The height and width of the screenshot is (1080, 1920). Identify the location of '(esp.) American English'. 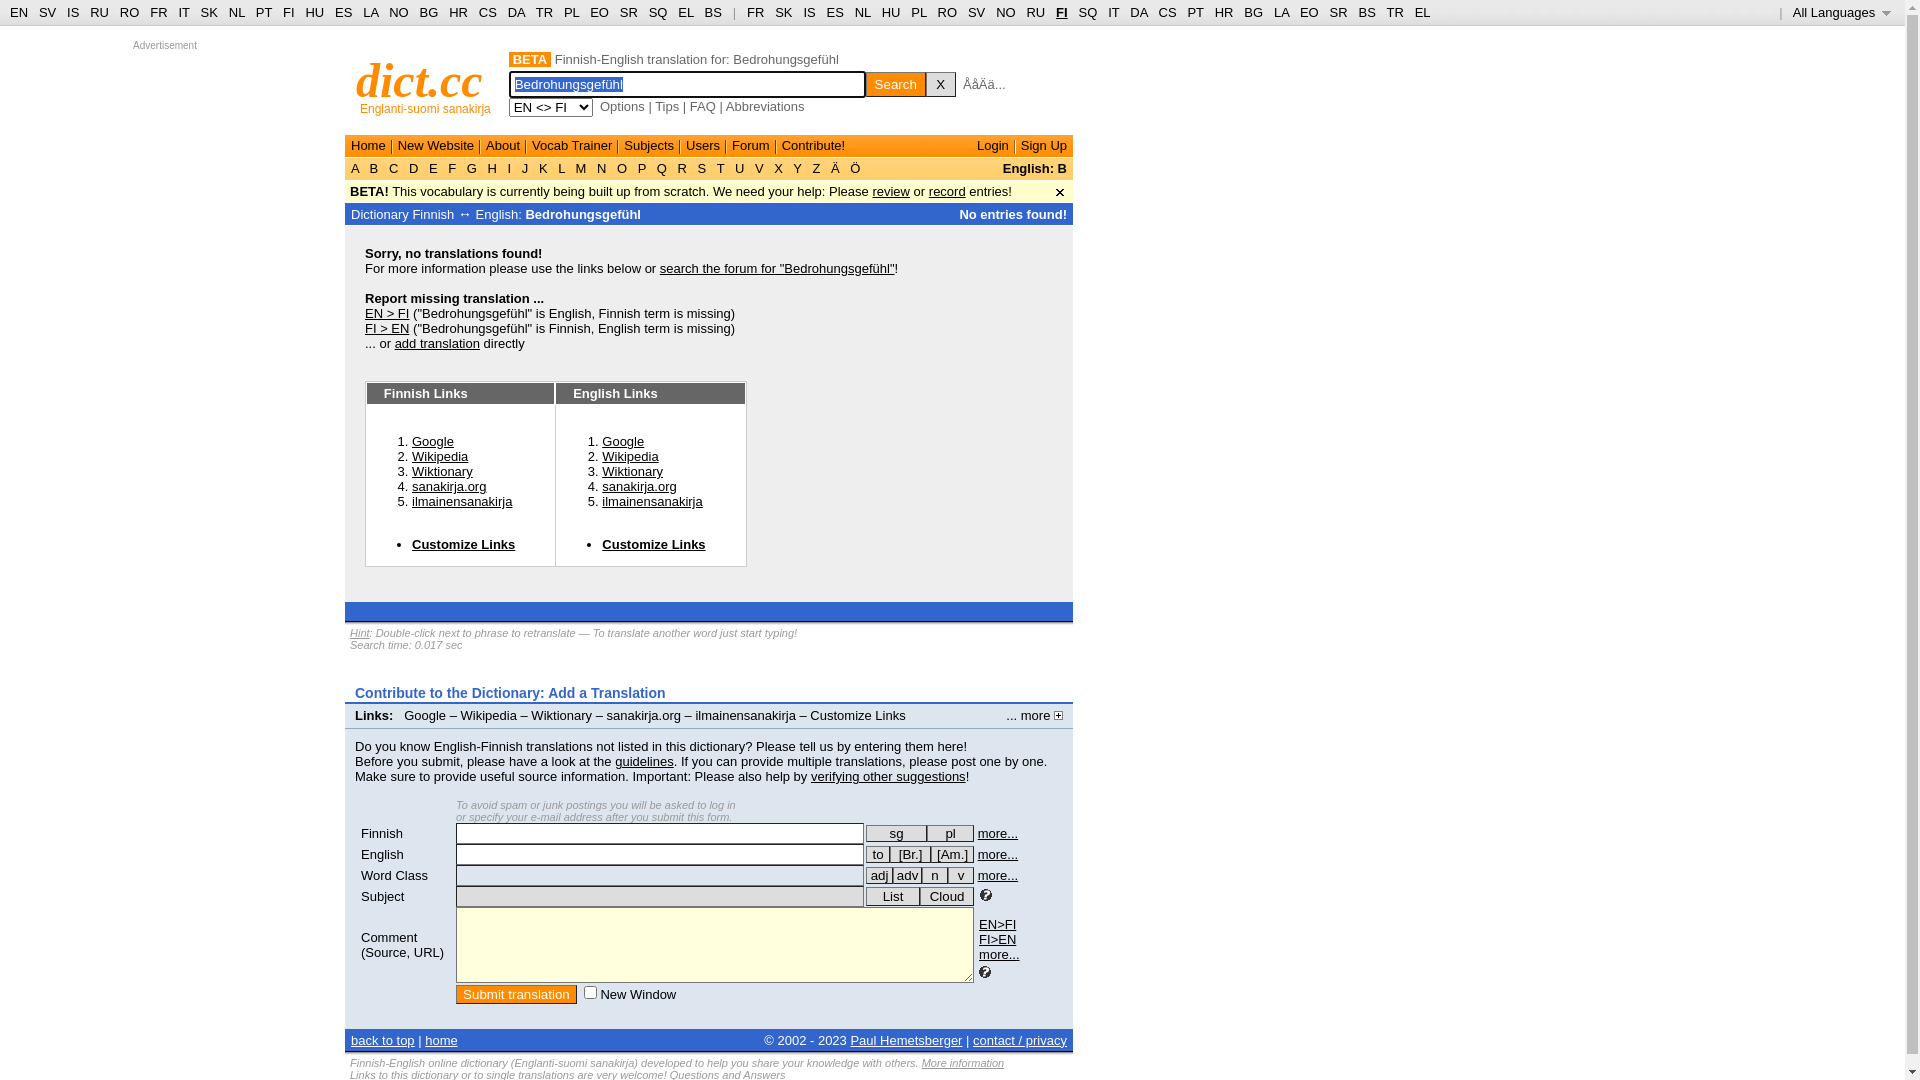
(930, 854).